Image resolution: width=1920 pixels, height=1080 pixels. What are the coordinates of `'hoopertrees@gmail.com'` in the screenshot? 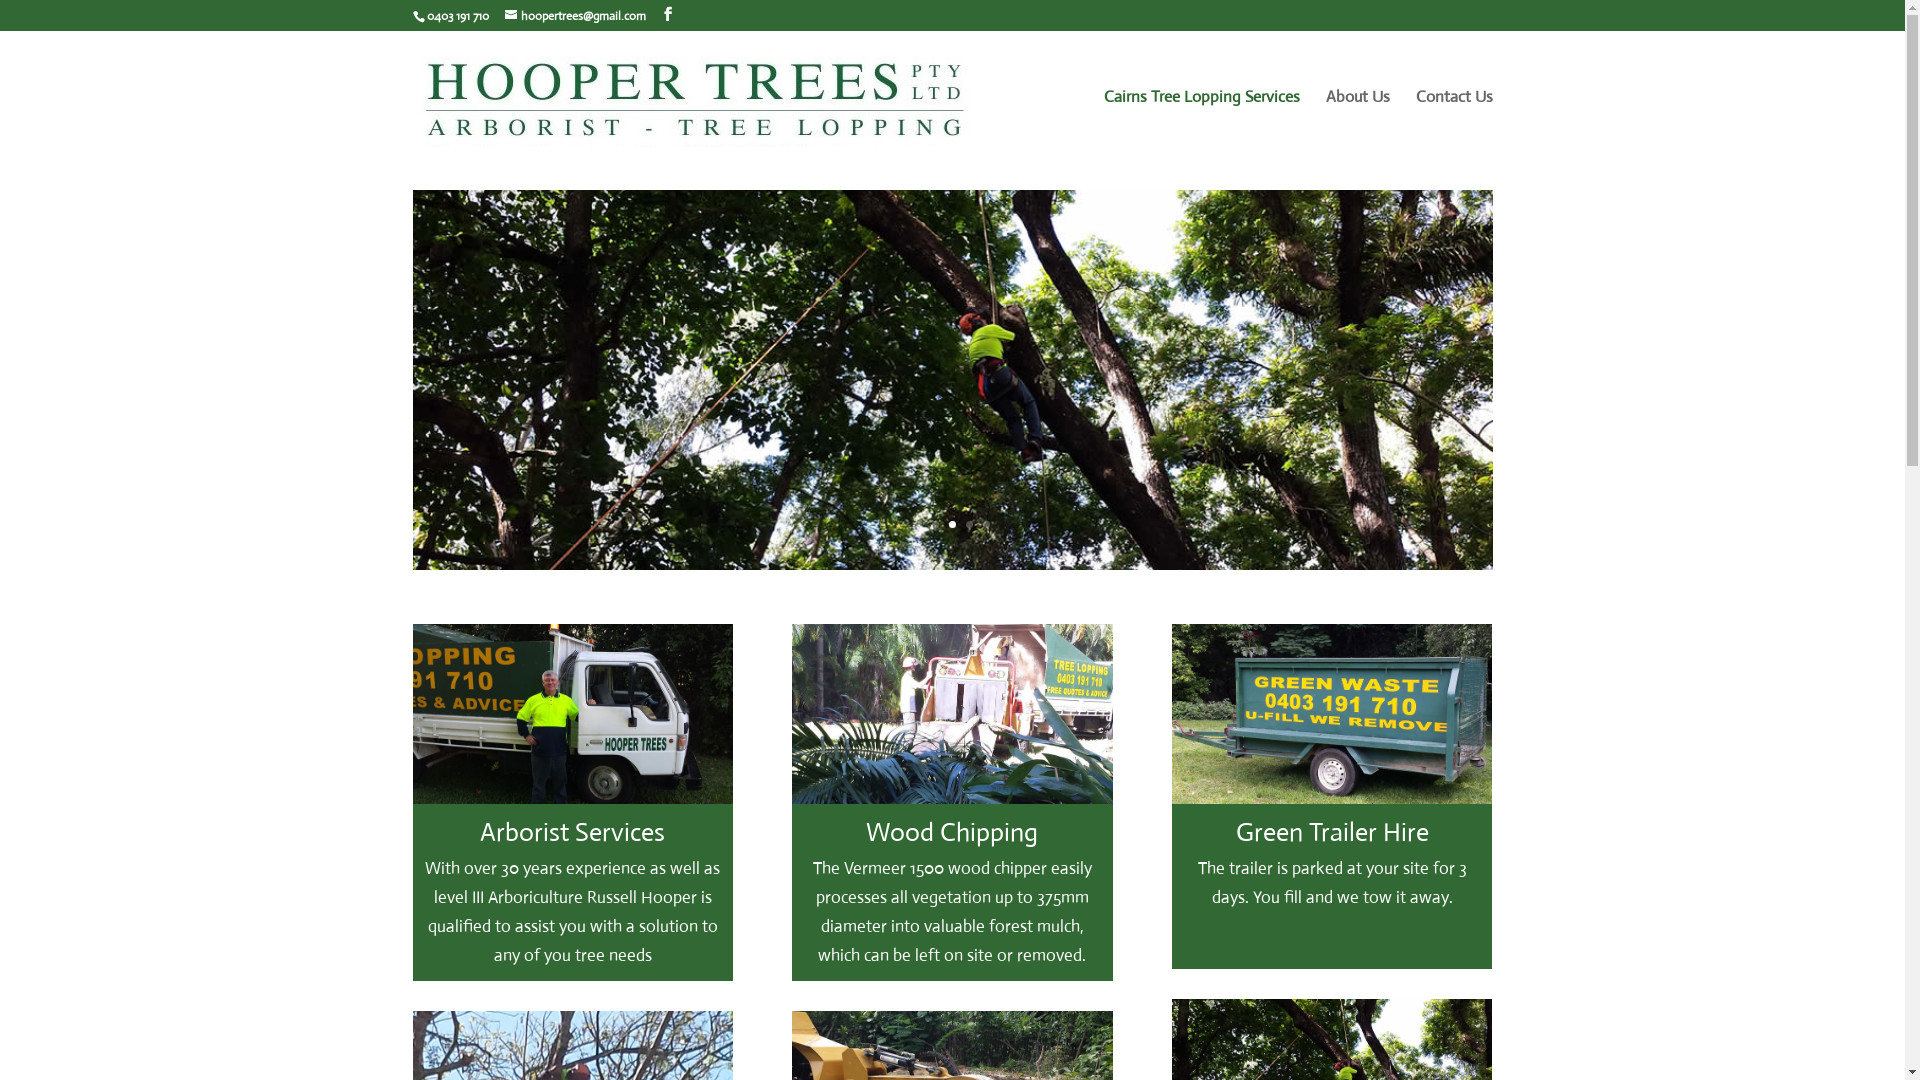 It's located at (573, 15).